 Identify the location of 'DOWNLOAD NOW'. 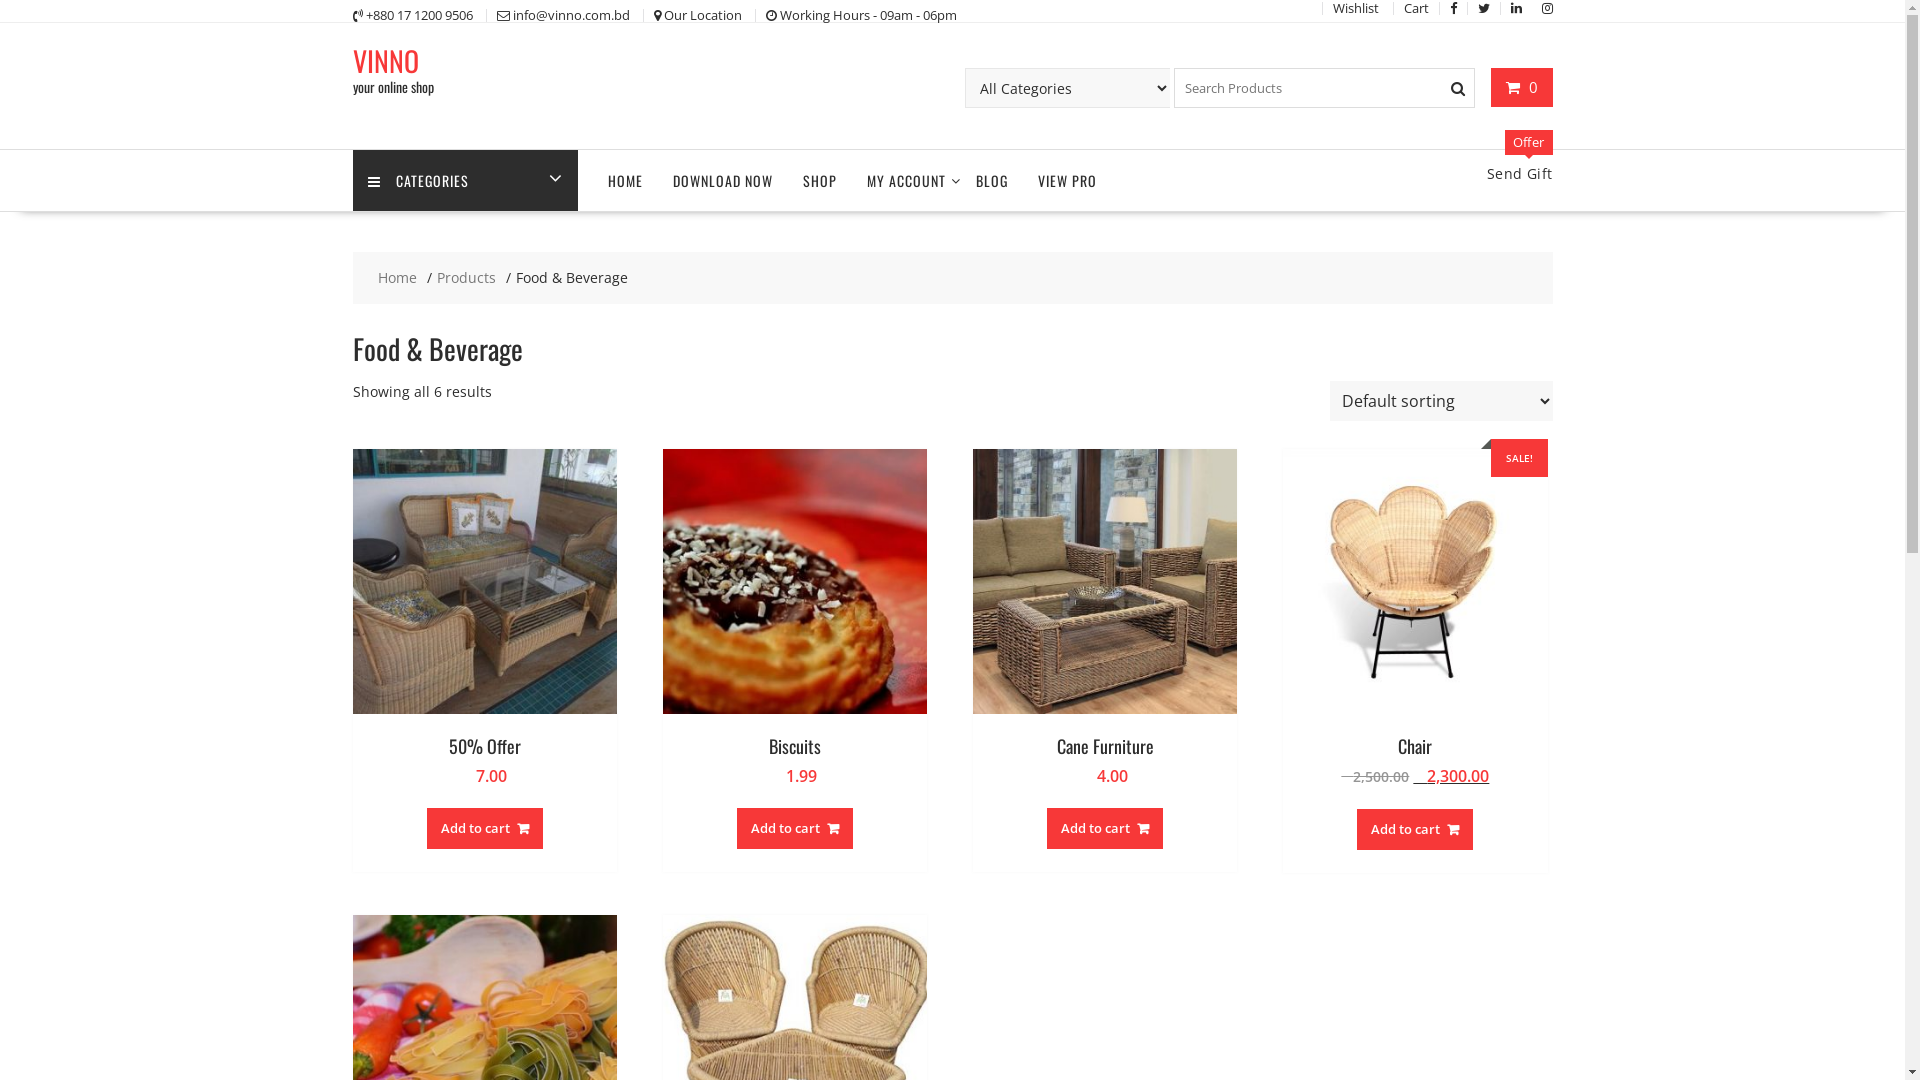
(722, 180).